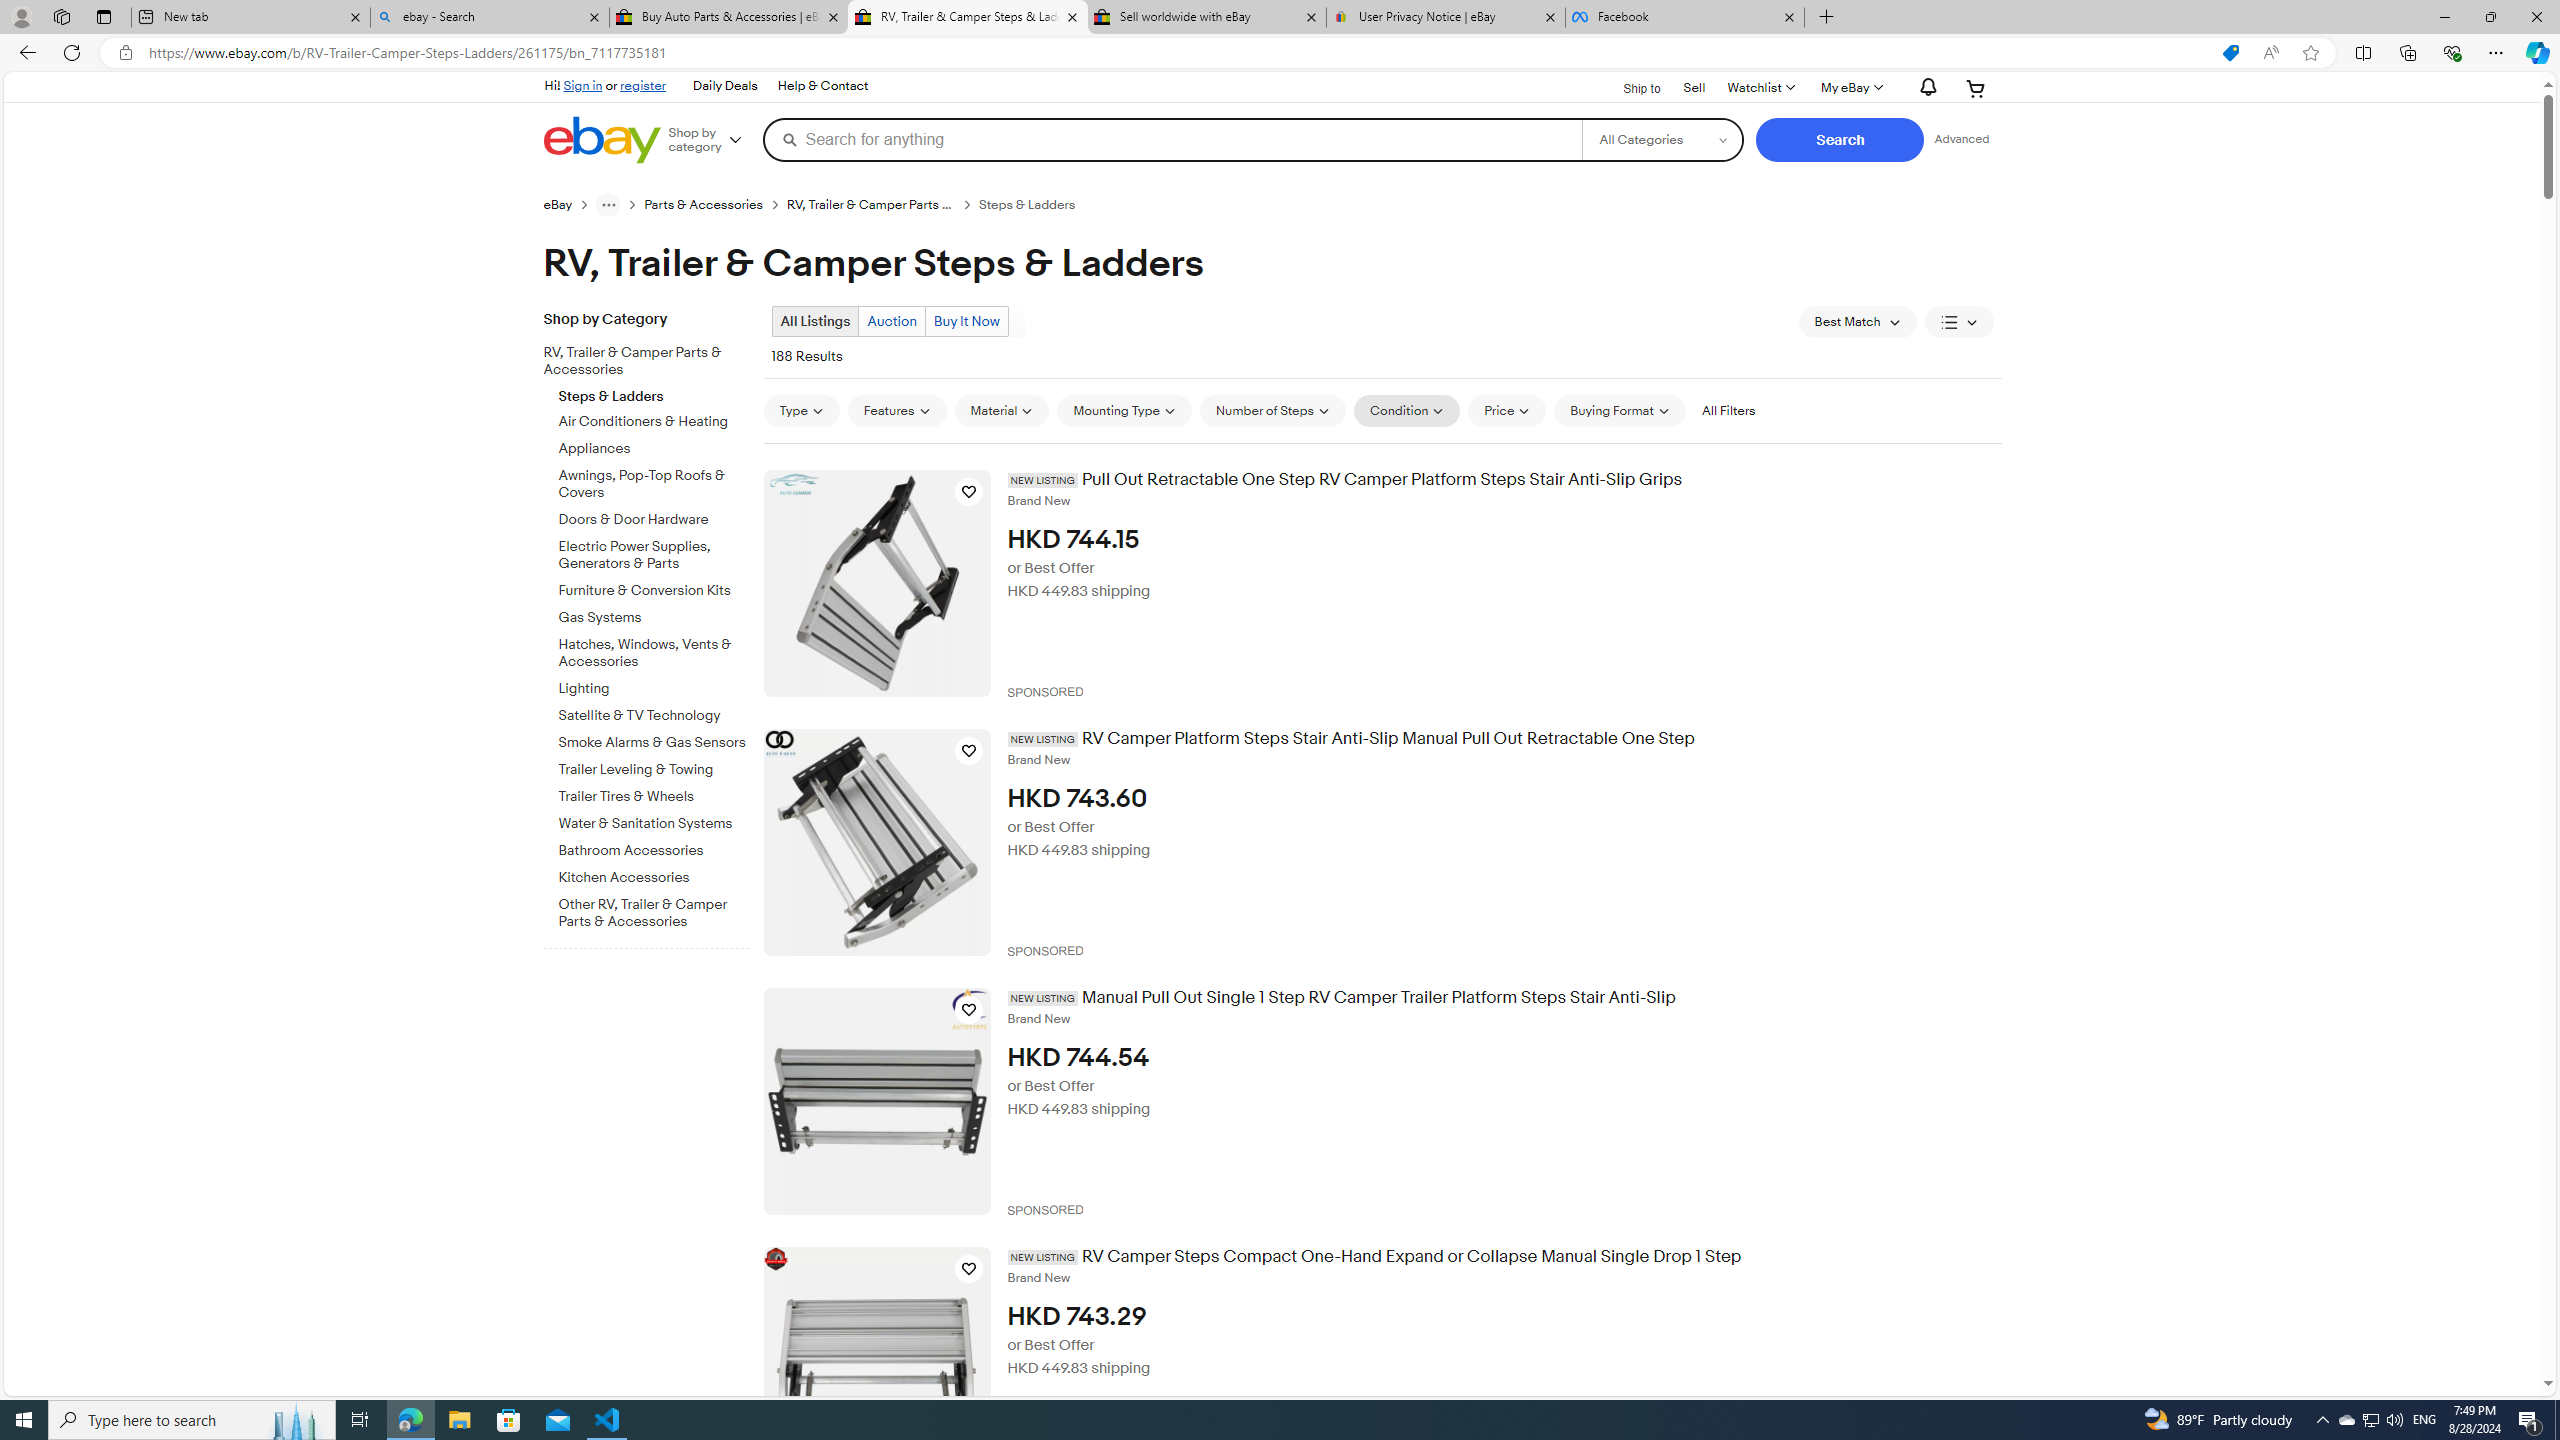 This screenshot has width=2560, height=1440. Describe the element at coordinates (653, 654) in the screenshot. I see `'Hatches, Windows, Vents & Accessories'` at that location.